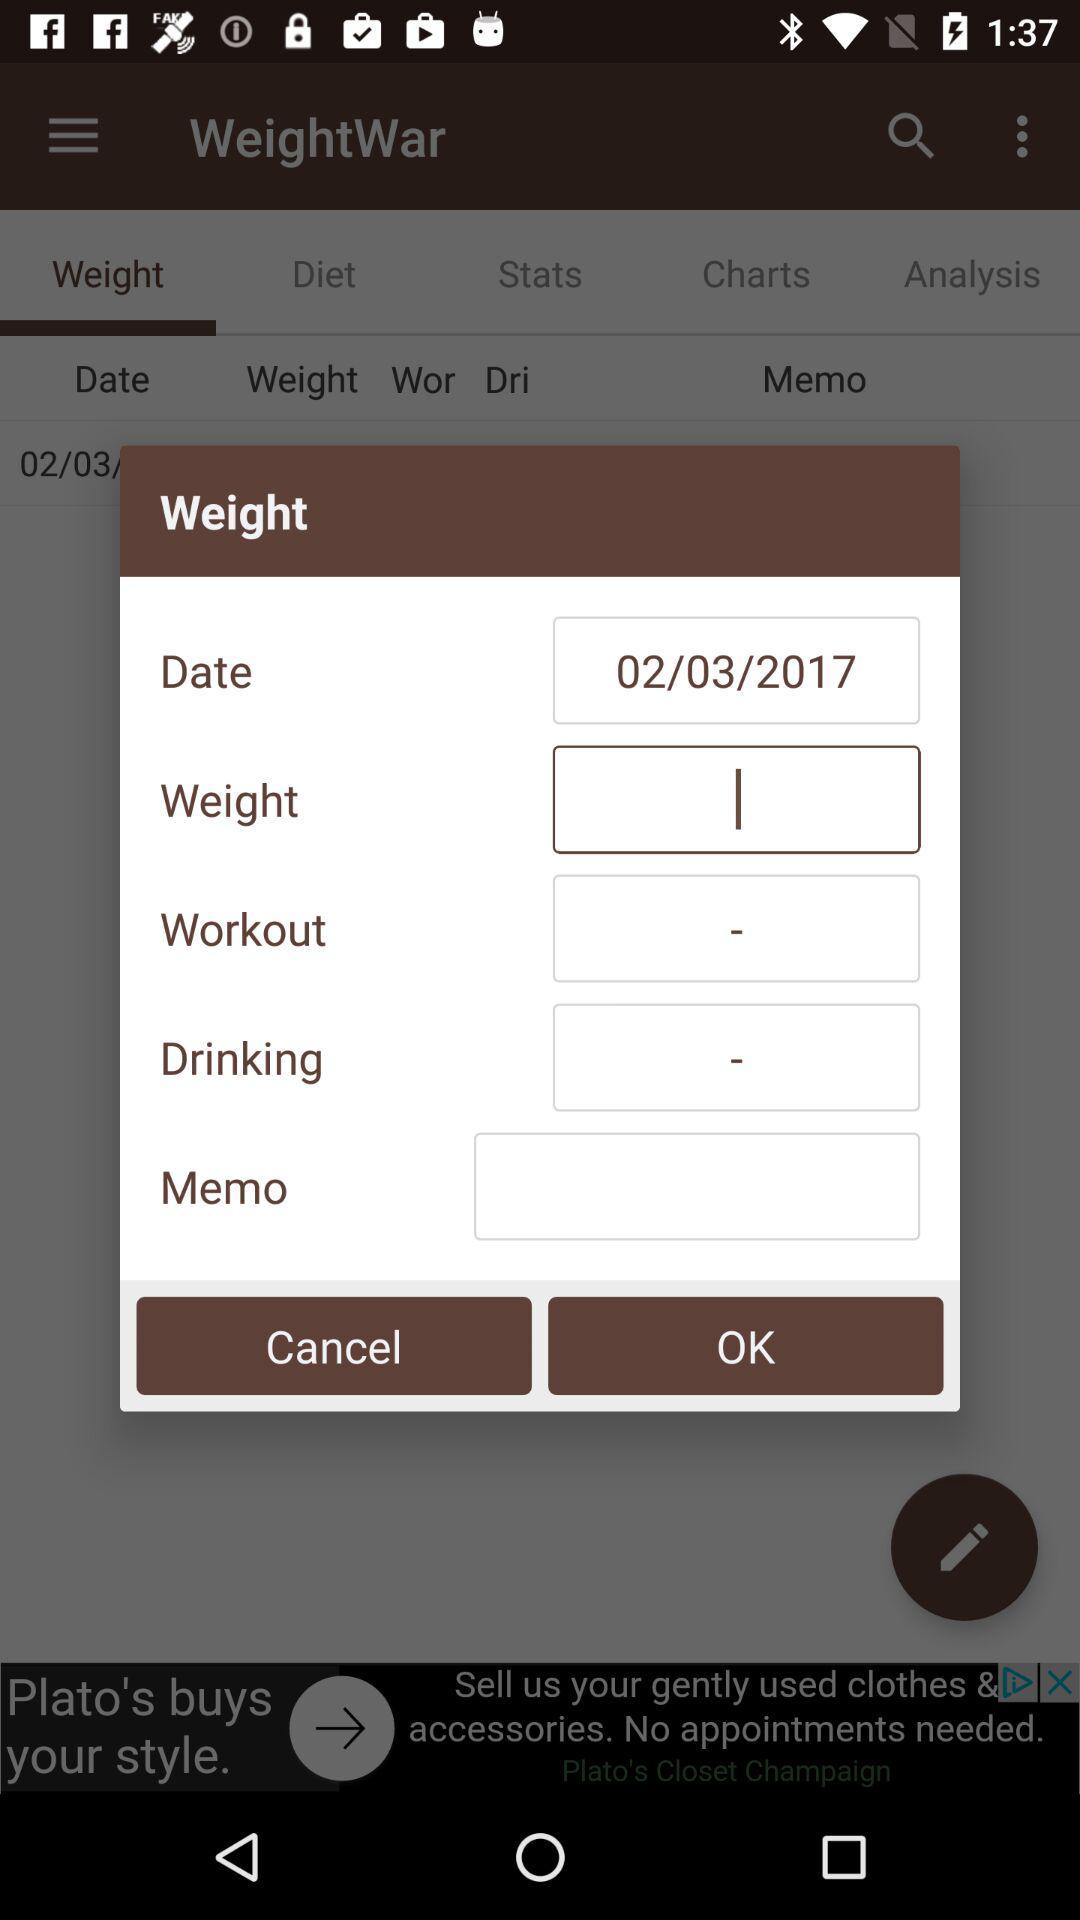 This screenshot has height=1920, width=1080. Describe the element at coordinates (736, 1056) in the screenshot. I see `the item below the workout item` at that location.